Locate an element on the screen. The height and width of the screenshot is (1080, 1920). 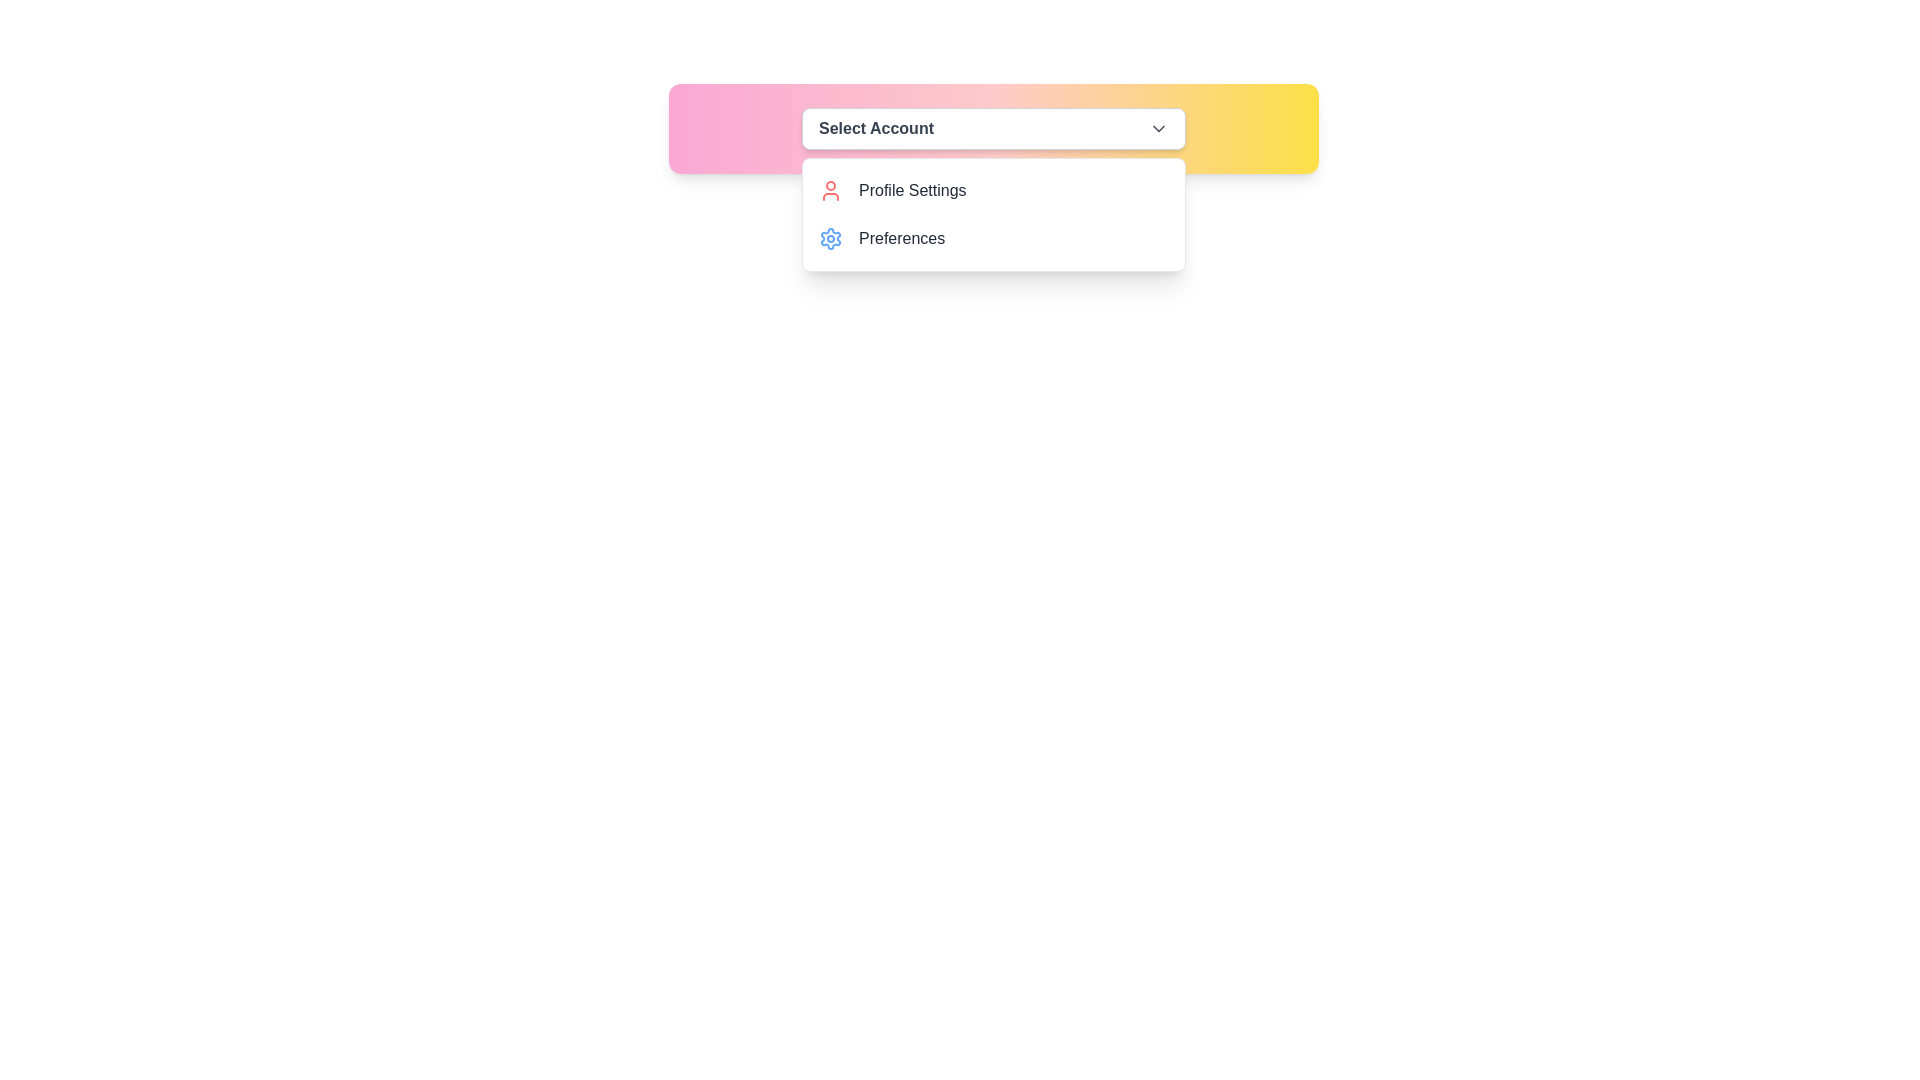
the second item in the vertical list that navigates to user preferences or settings, positioned below 'Profile Settings' is located at coordinates (993, 238).